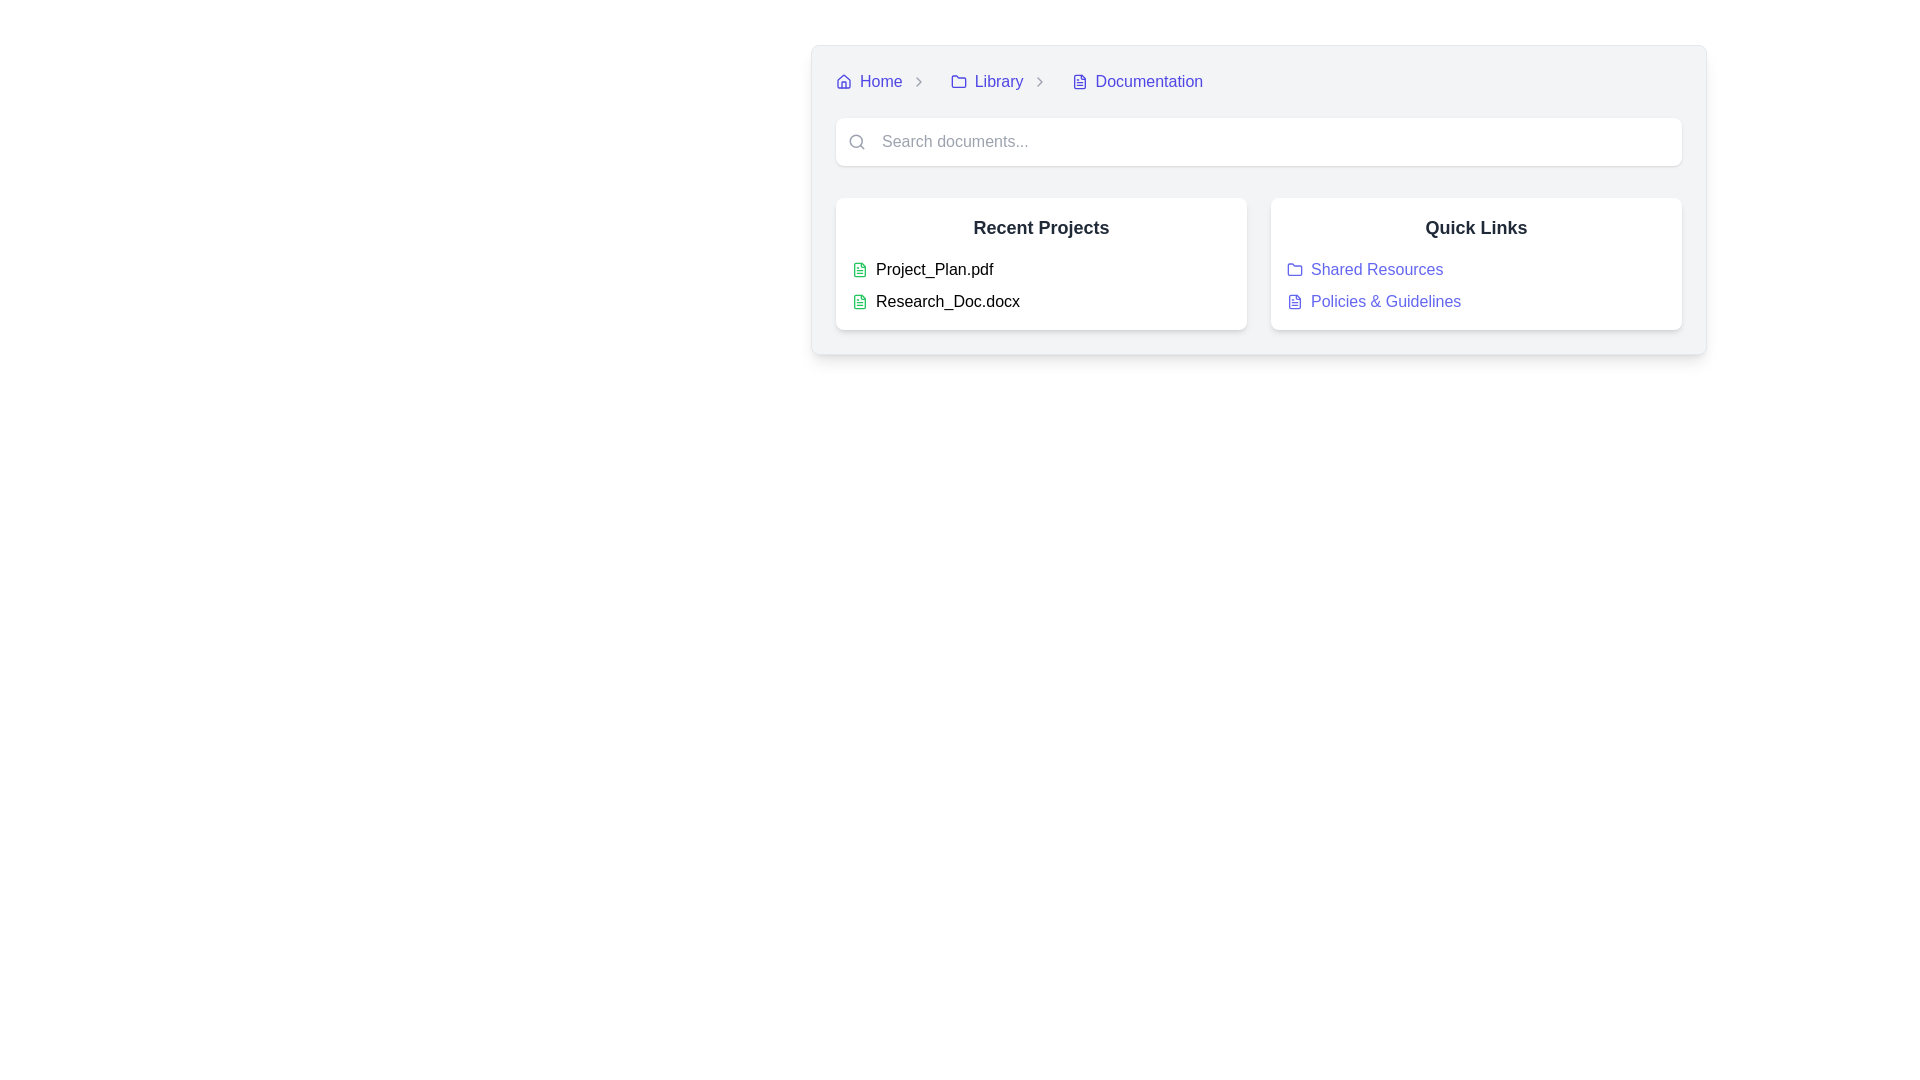  Describe the element at coordinates (1137, 80) in the screenshot. I see `the 'Documentation' breadcrumb navigation link, which is represented by a document icon and bold, blue underlined text, positioned between 'Library' and other elements in the breadcrumb section` at that location.